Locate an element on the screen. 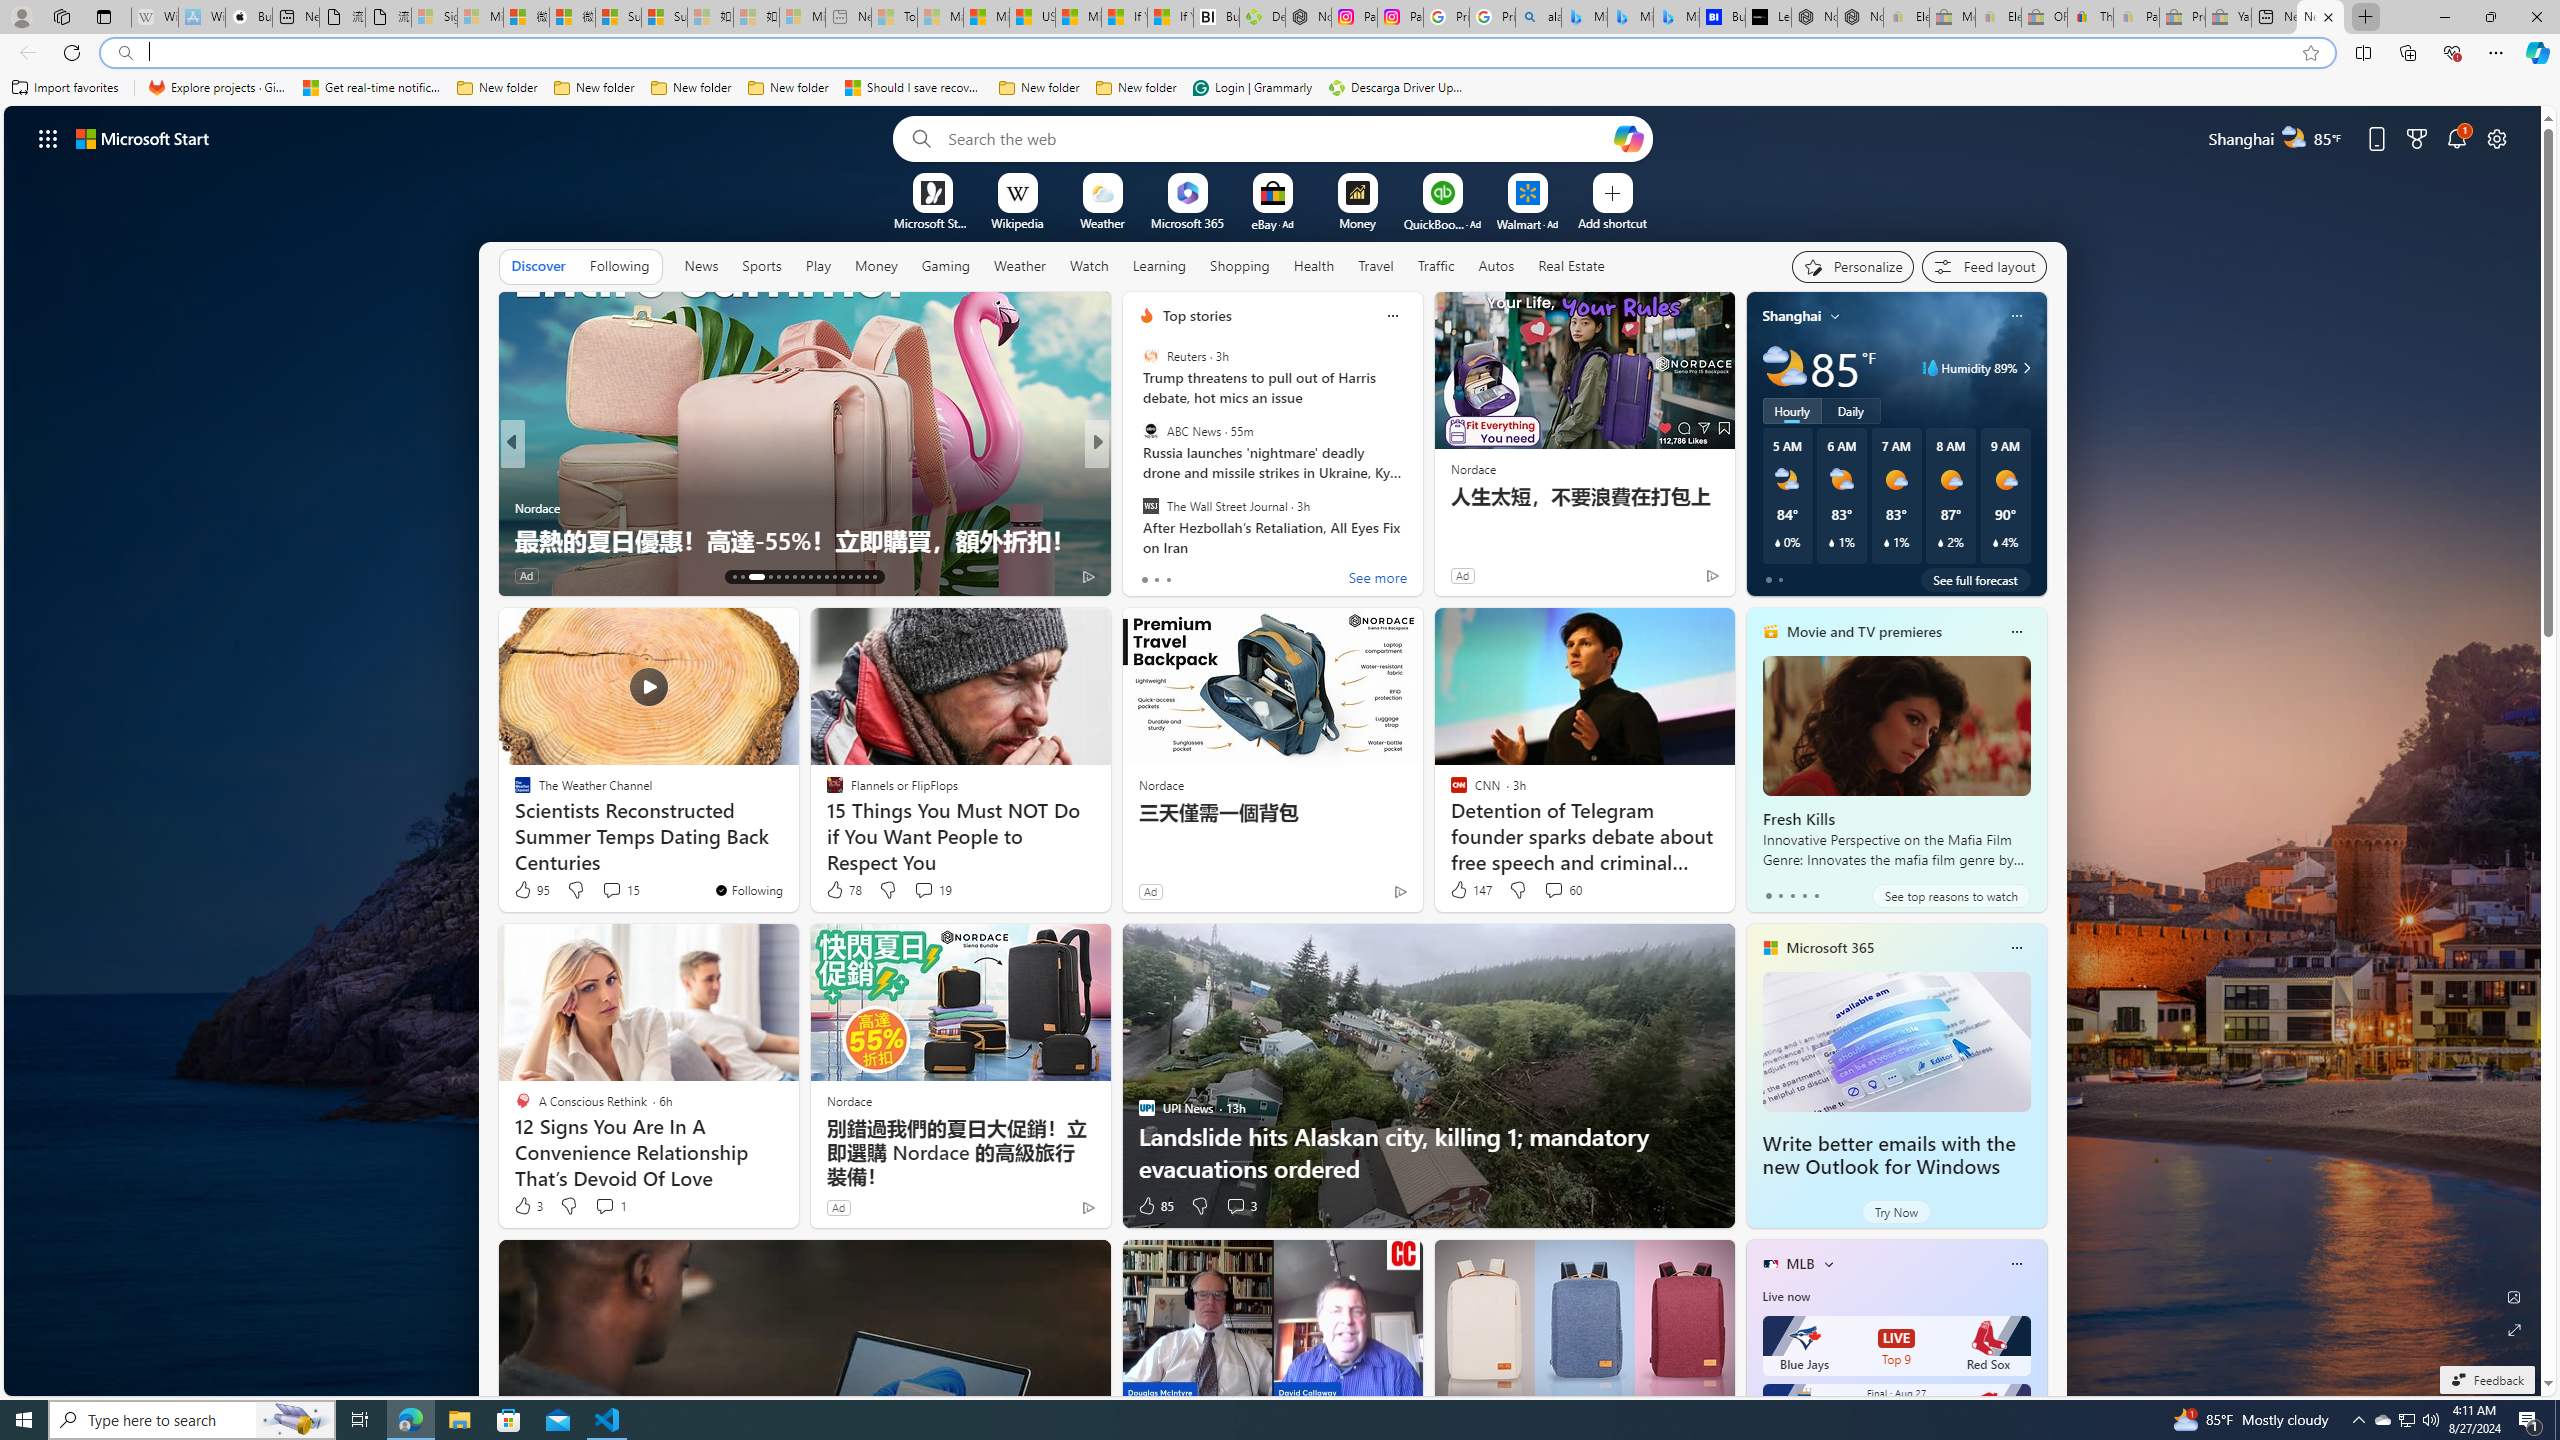 The image size is (2560, 1440). 'Page settings' is located at coordinates (2496, 137).